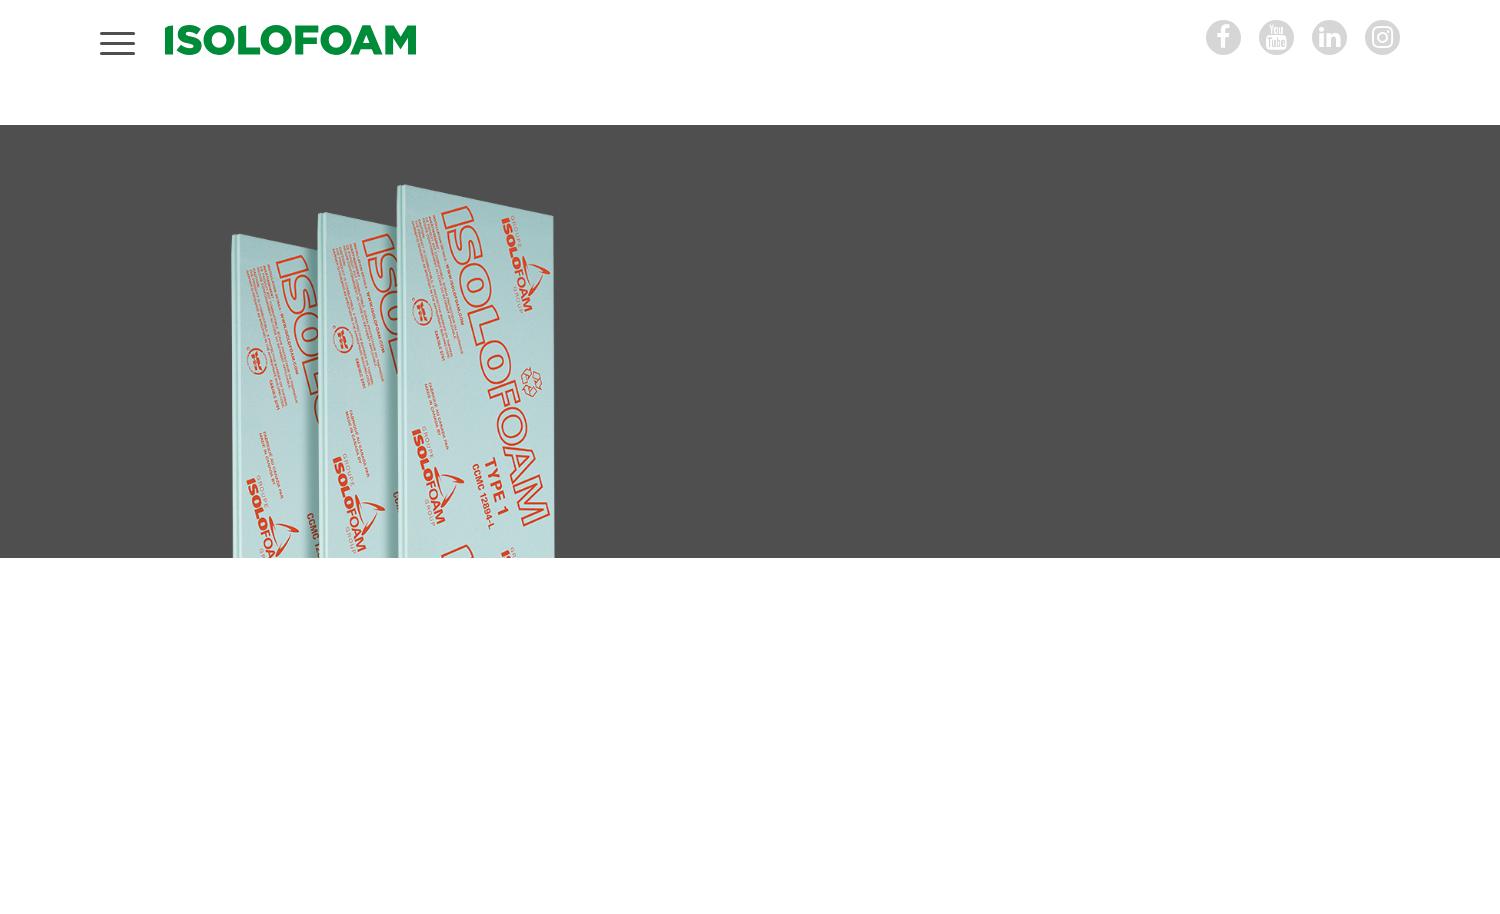 This screenshot has width=1500, height=914. I want to click on 'Advantages', so click(277, 656).